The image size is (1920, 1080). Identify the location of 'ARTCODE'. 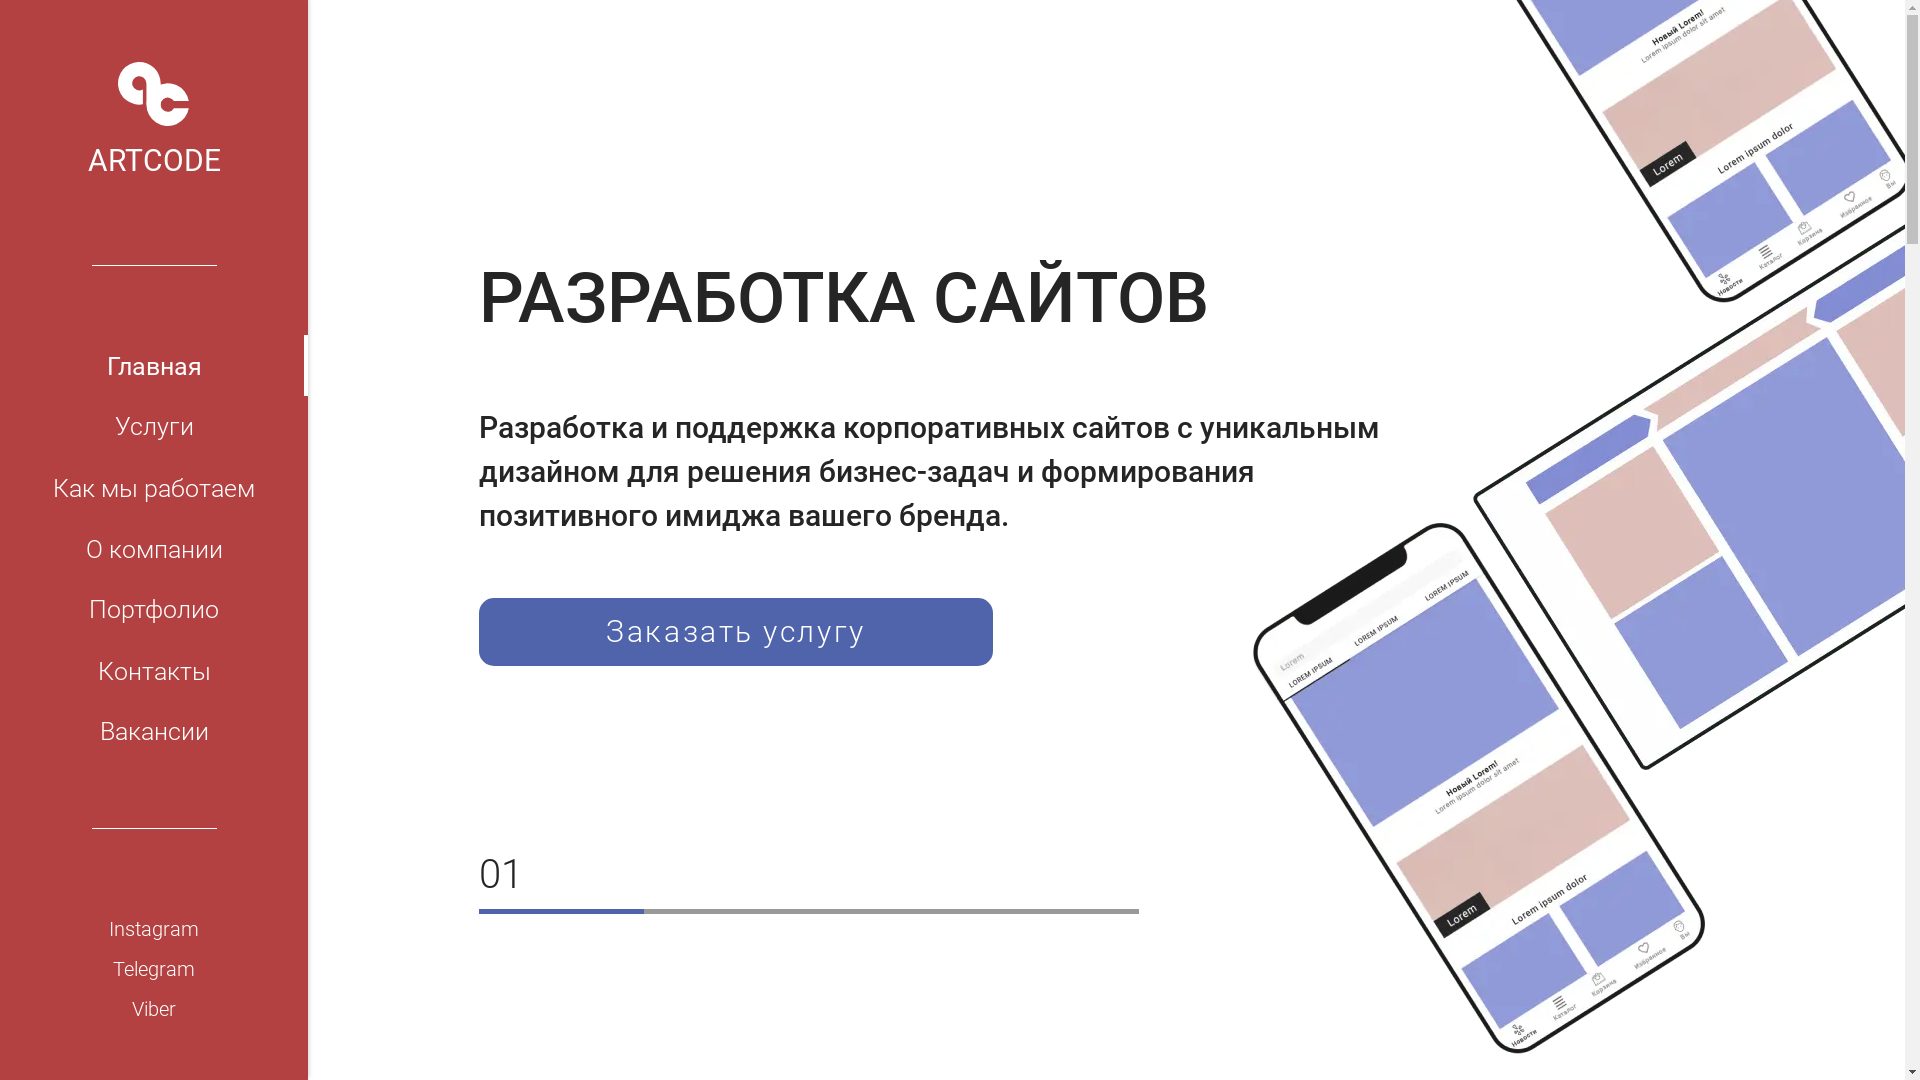
(152, 119).